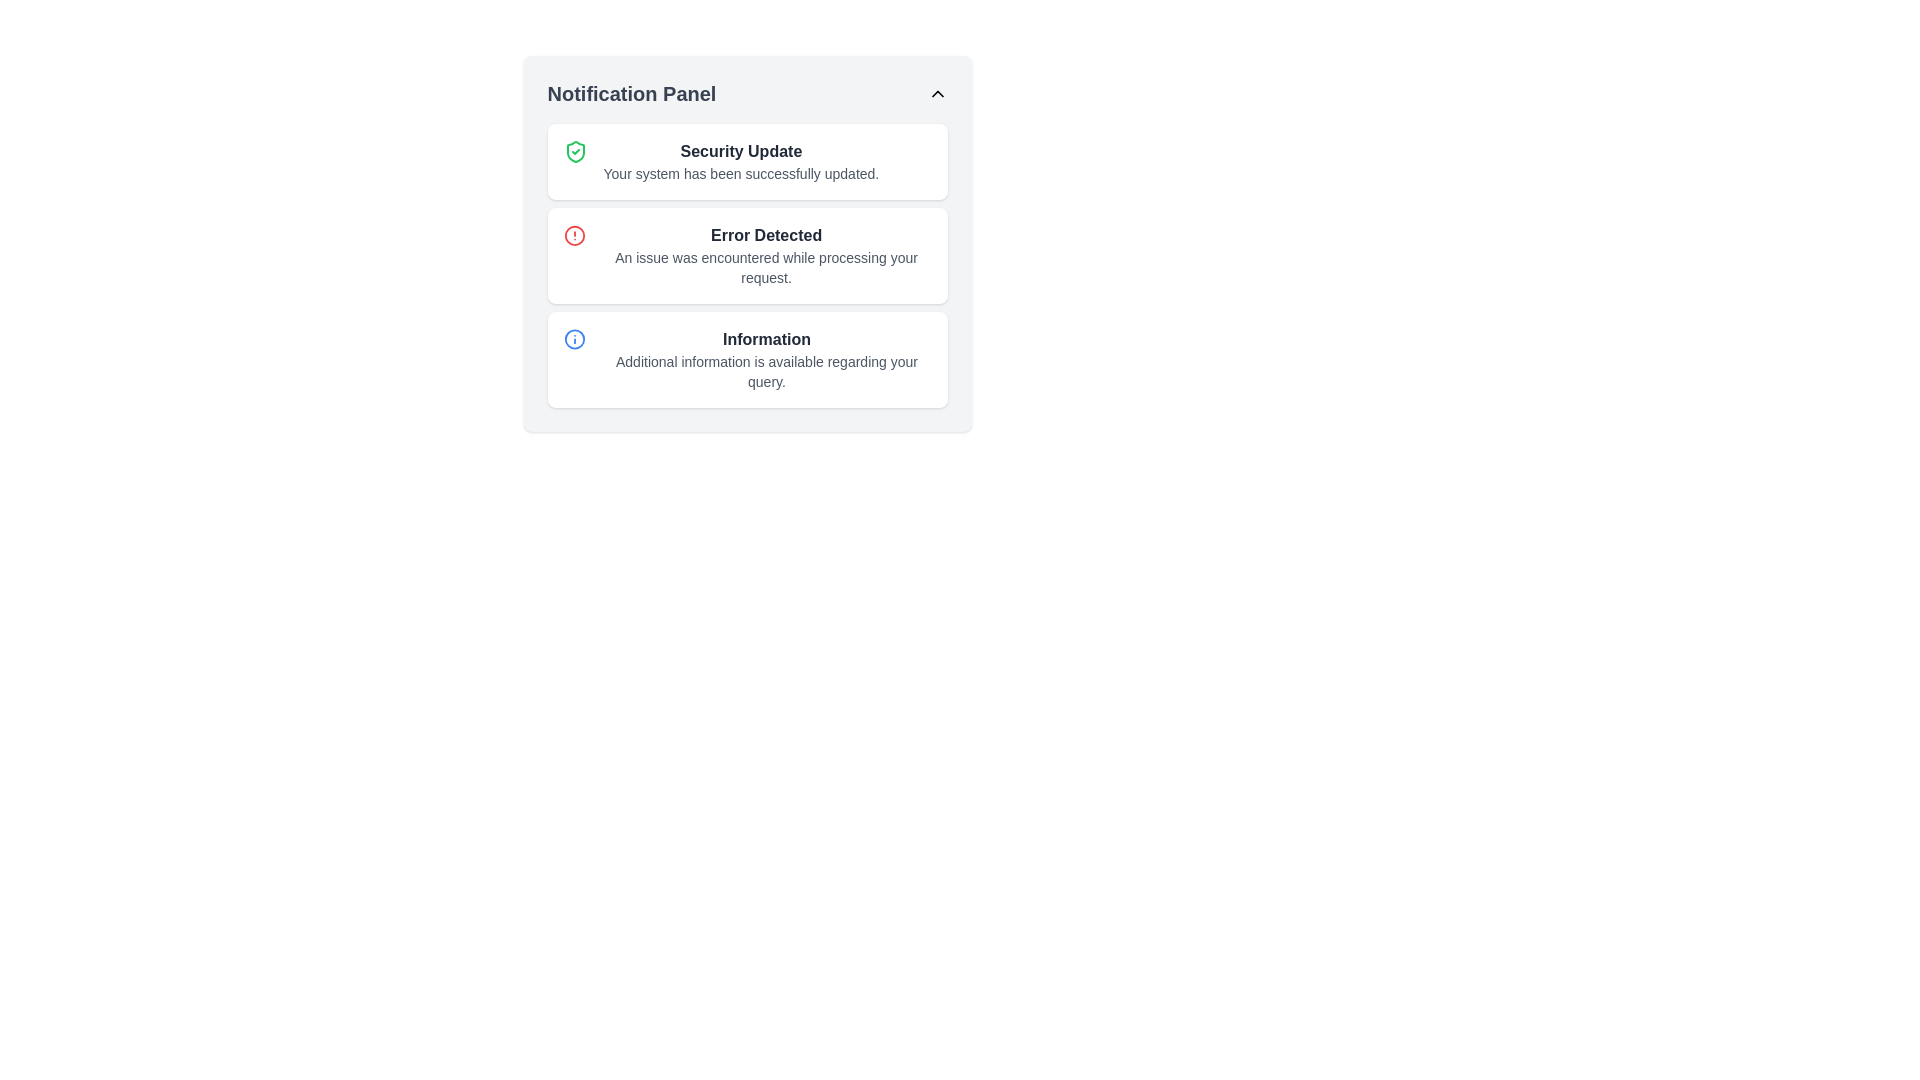 Image resolution: width=1920 pixels, height=1080 pixels. I want to click on the Notification alert titled 'Error Detected' which contains the description 'An issue was encountered while processing your request.', so click(765, 254).